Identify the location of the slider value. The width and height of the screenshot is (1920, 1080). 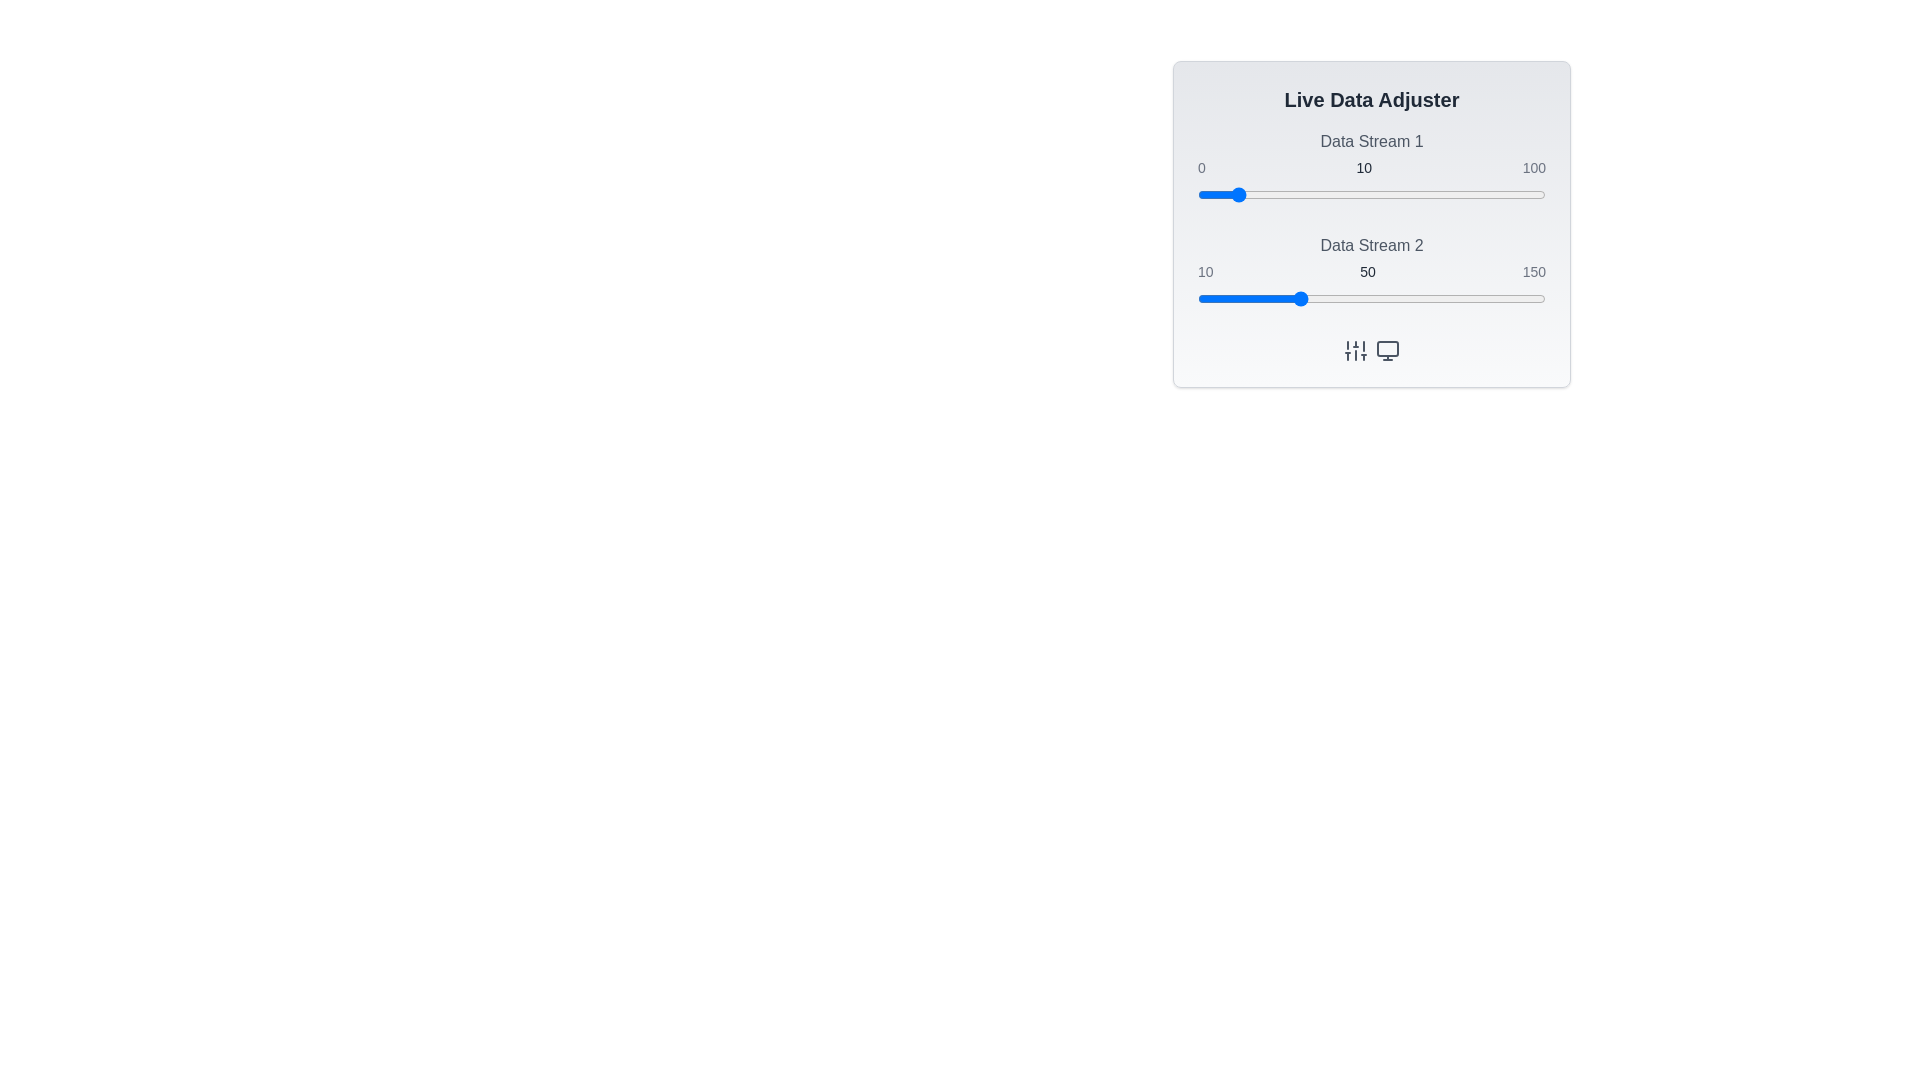
(1314, 299).